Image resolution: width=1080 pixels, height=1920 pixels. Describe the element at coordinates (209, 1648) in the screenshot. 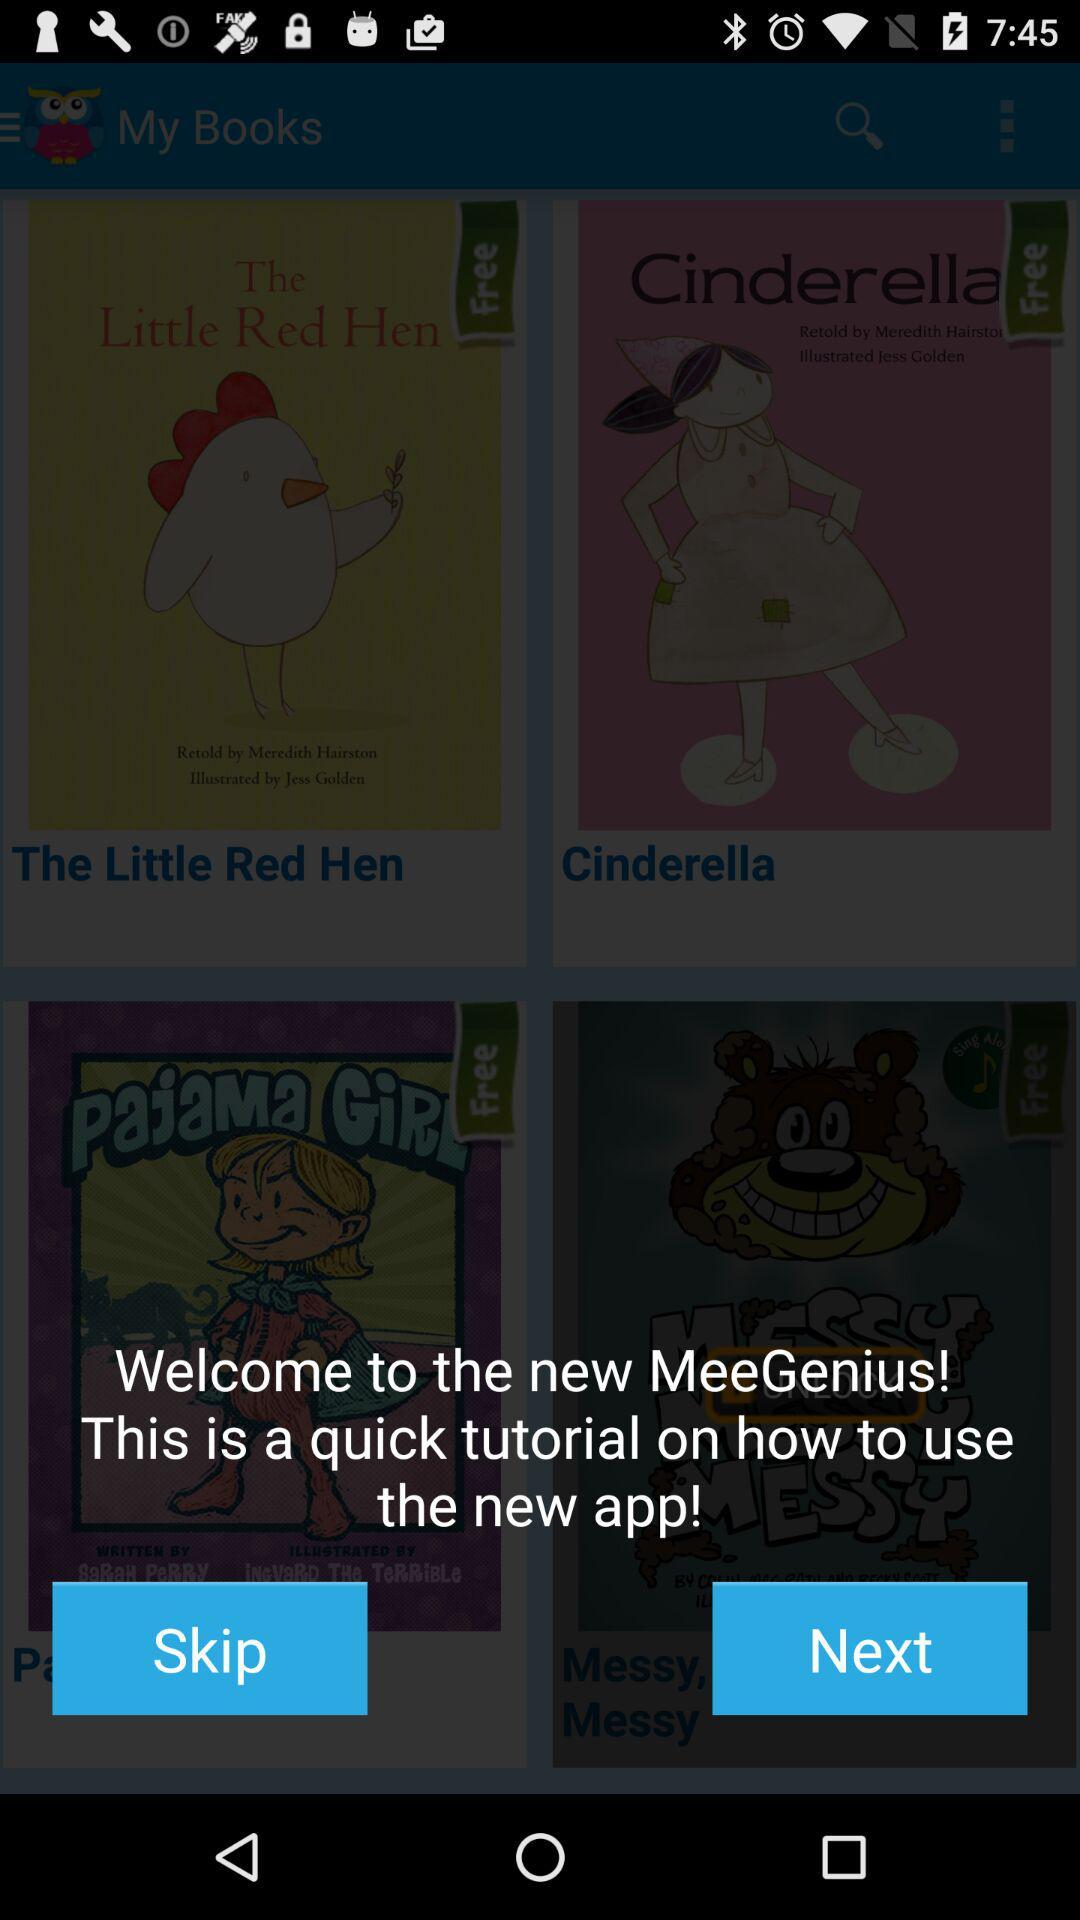

I see `skip item` at that location.